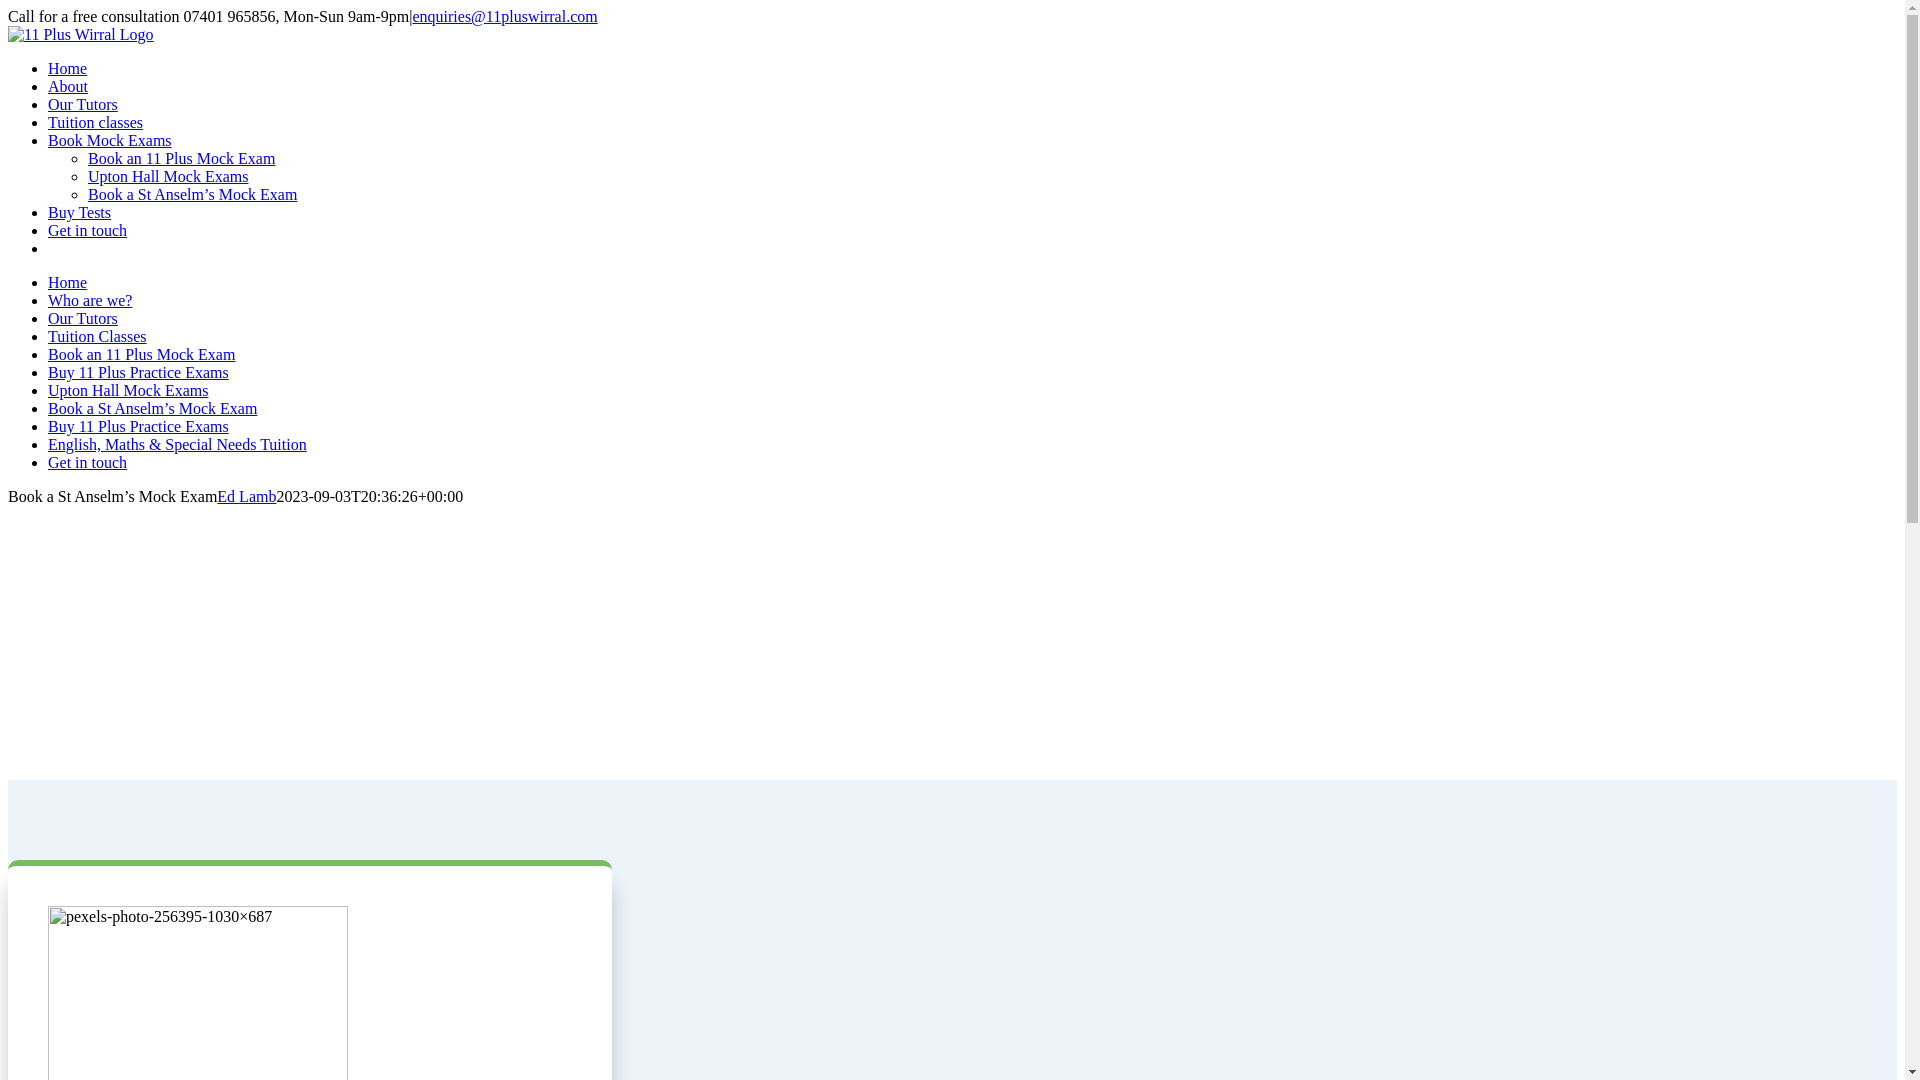 This screenshot has width=1920, height=1080. I want to click on 'Get in touch', so click(86, 229).